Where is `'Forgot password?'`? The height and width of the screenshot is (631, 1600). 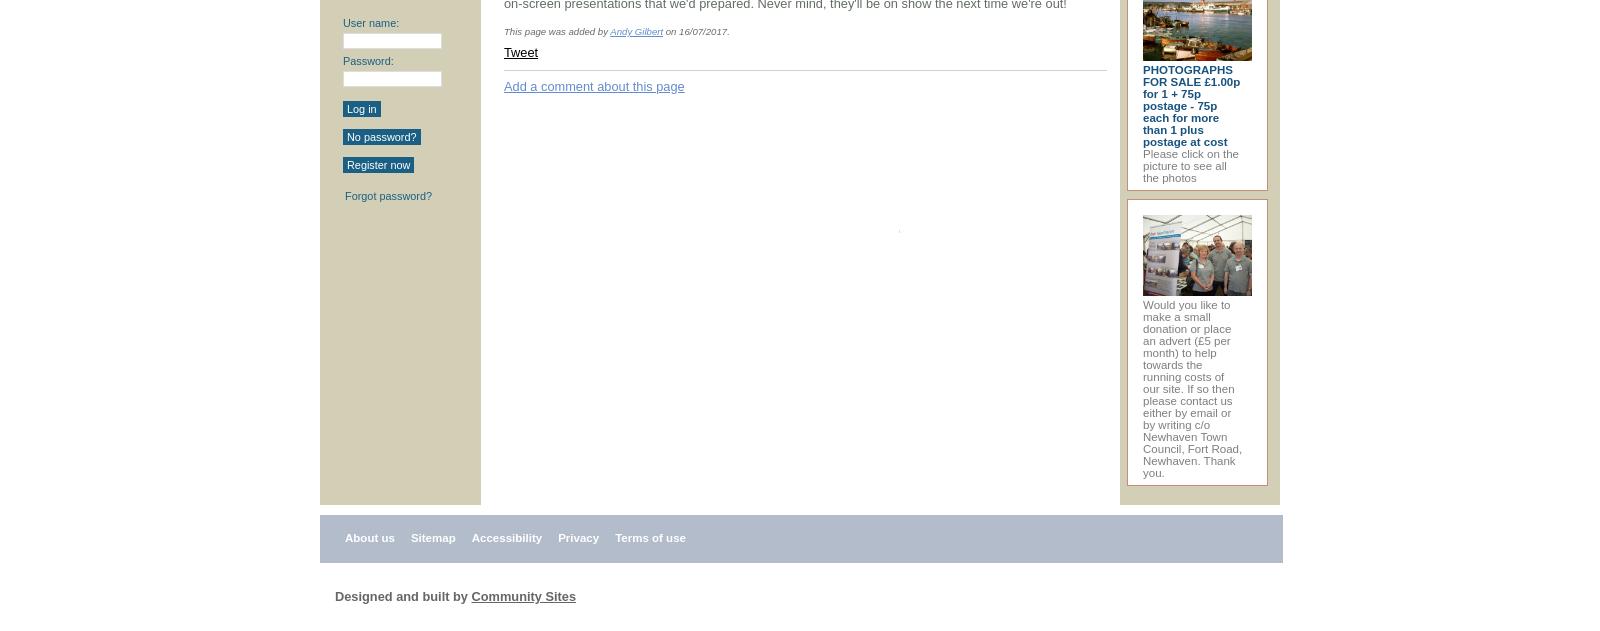
'Forgot password?' is located at coordinates (388, 193).